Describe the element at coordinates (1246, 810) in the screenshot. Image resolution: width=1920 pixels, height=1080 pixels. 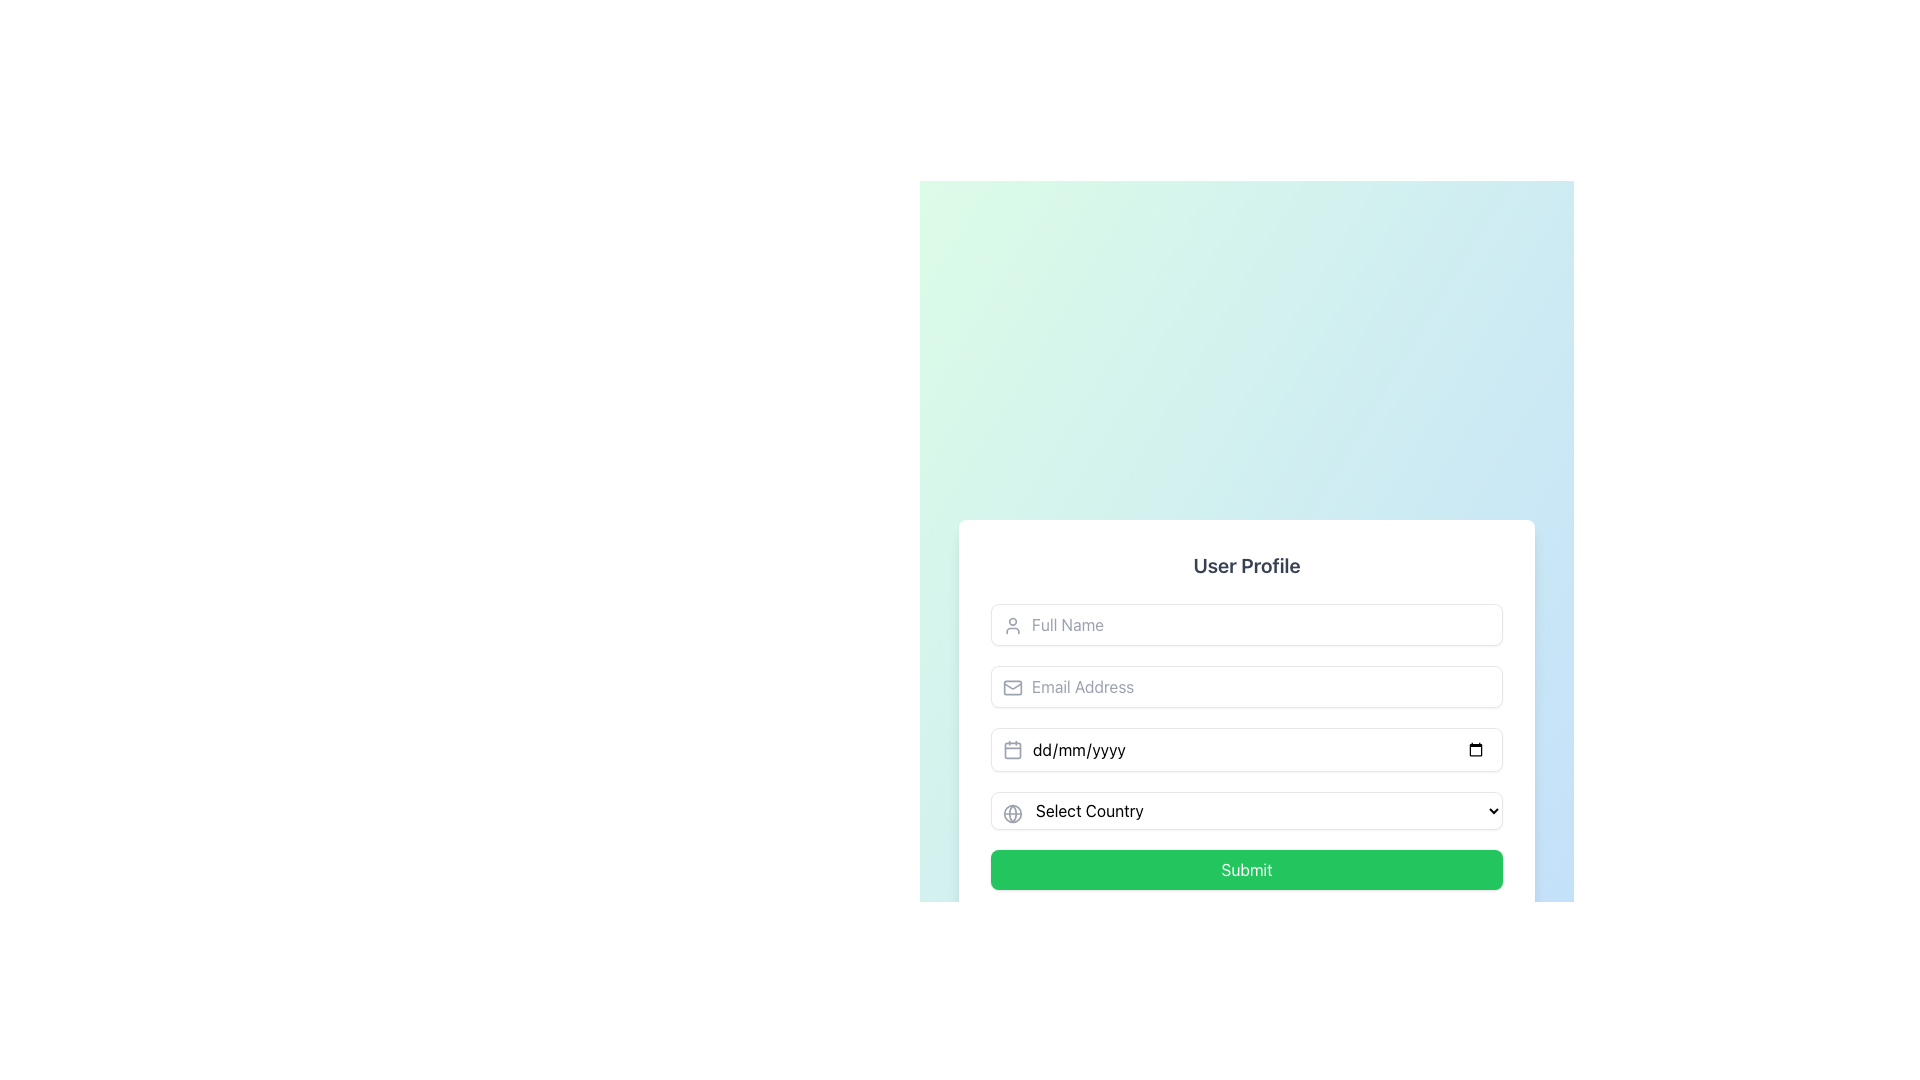
I see `the dropdown menu labeled 'Select Country' located in the User Profile form, positioned above the Submit button and below the date input field` at that location.